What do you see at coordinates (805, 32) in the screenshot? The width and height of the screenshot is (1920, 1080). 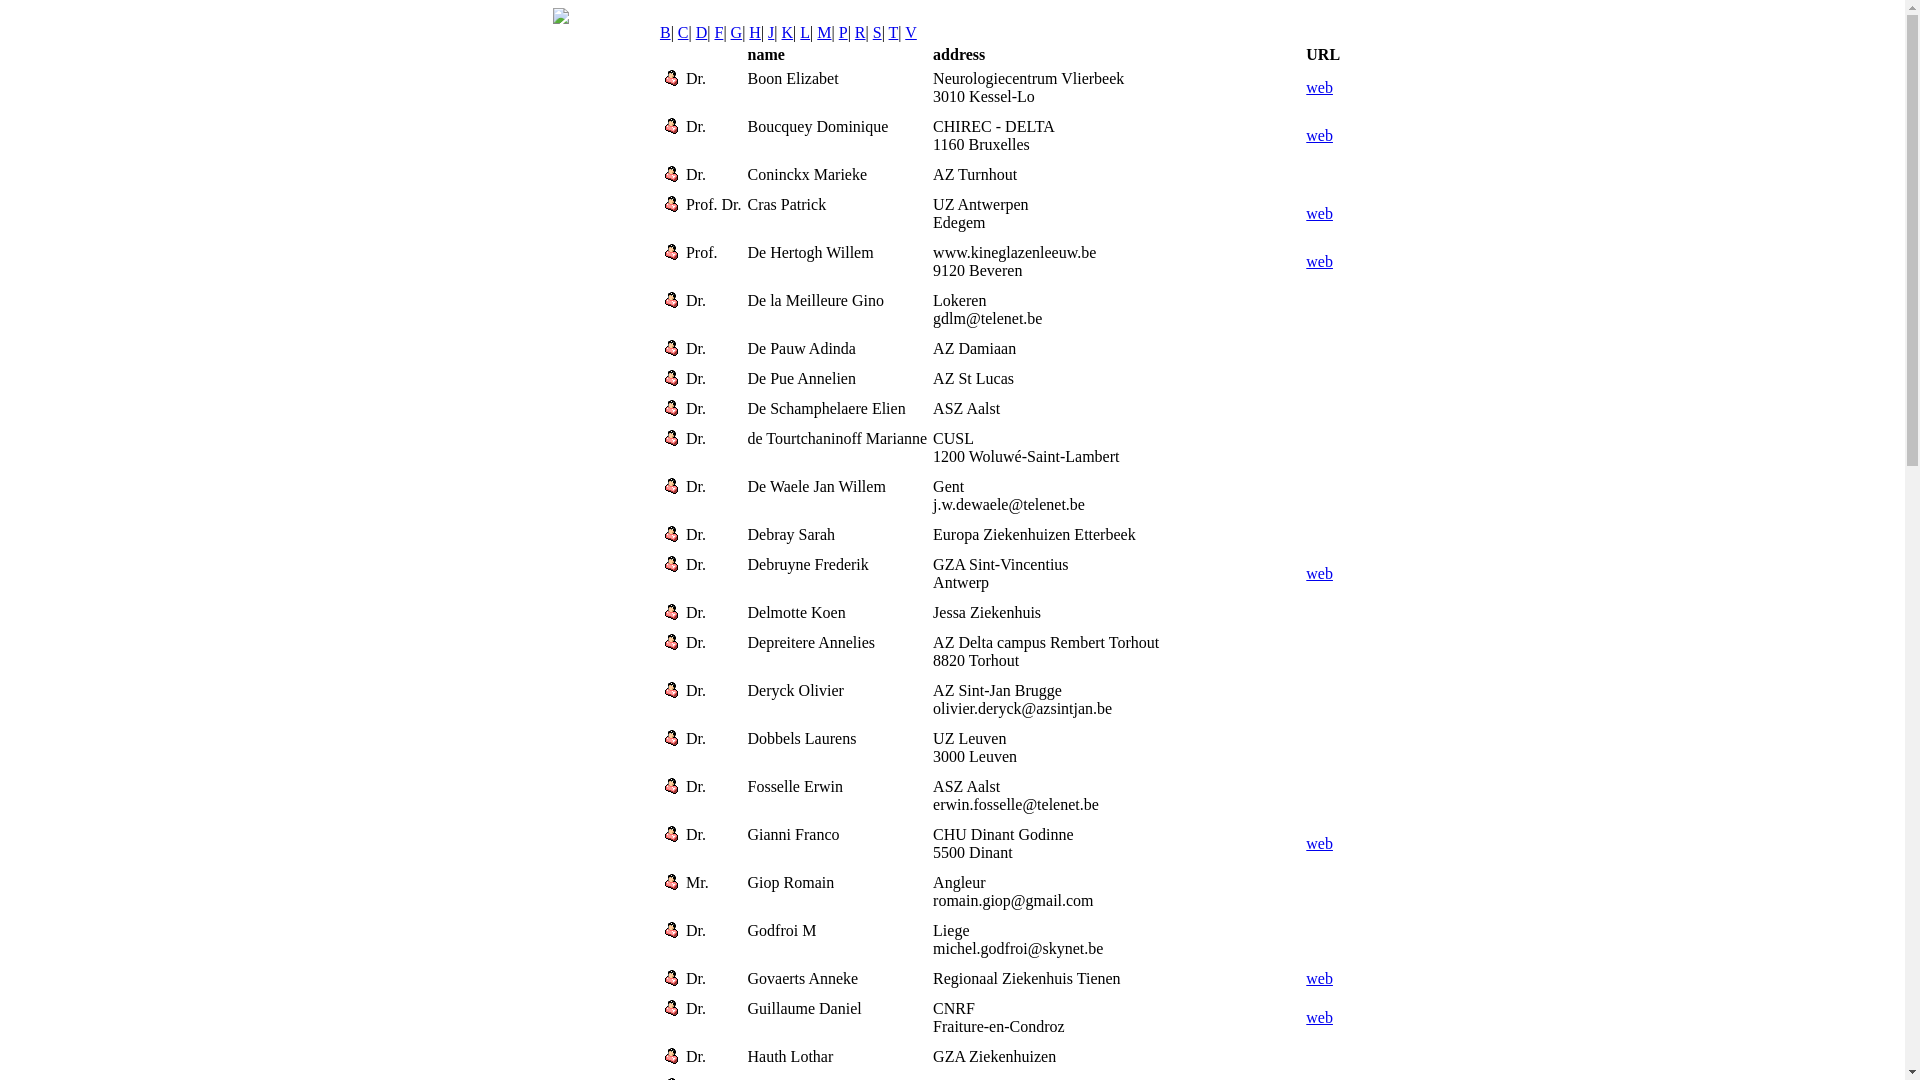 I see `'L'` at bounding box center [805, 32].